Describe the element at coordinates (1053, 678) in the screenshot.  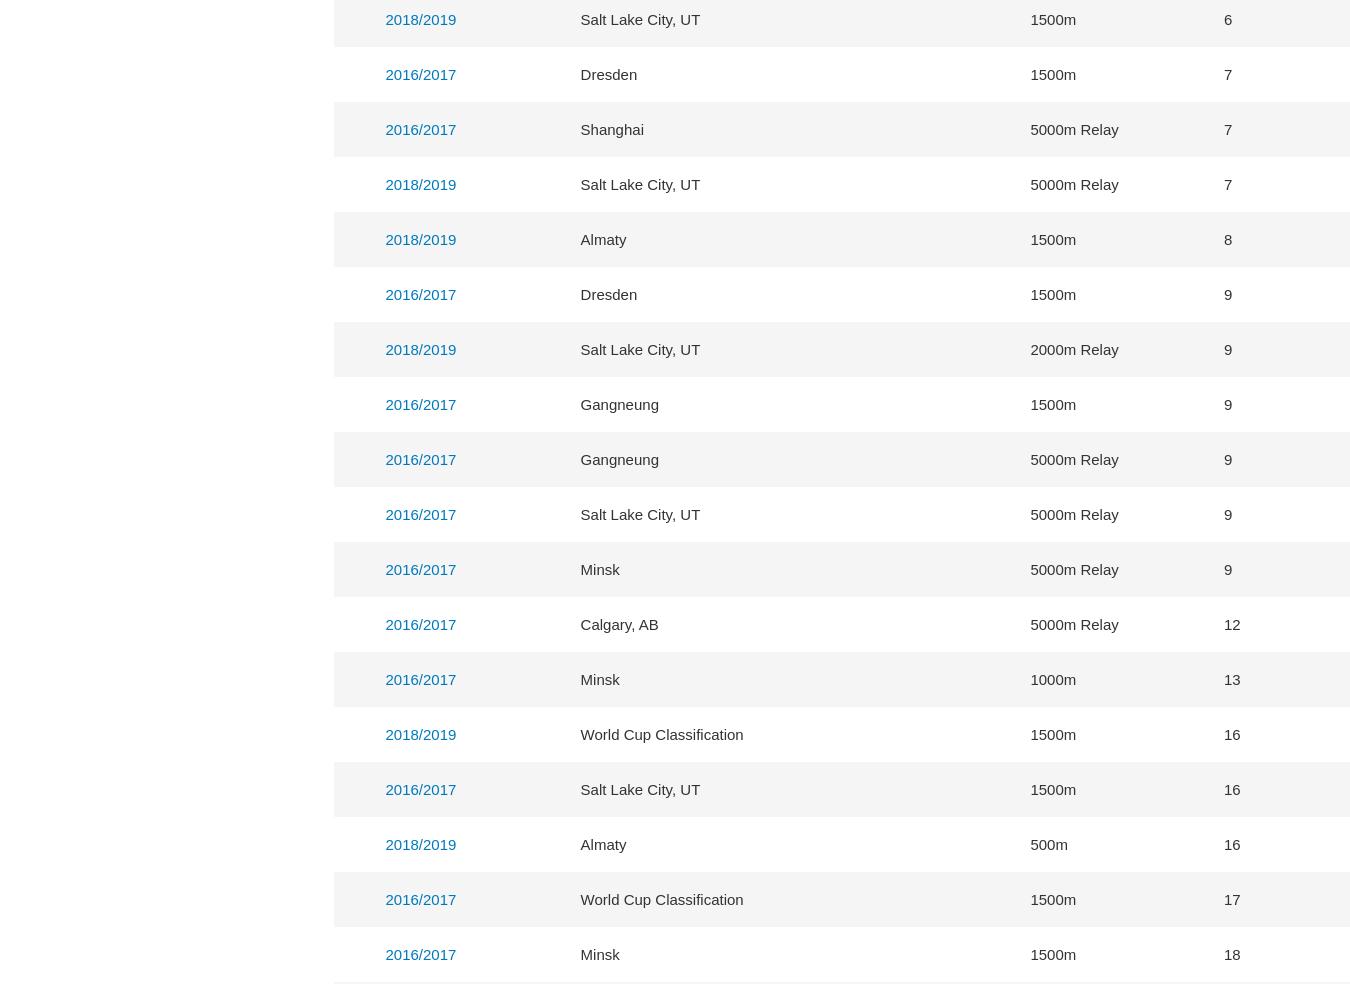
I see `'1000m'` at that location.